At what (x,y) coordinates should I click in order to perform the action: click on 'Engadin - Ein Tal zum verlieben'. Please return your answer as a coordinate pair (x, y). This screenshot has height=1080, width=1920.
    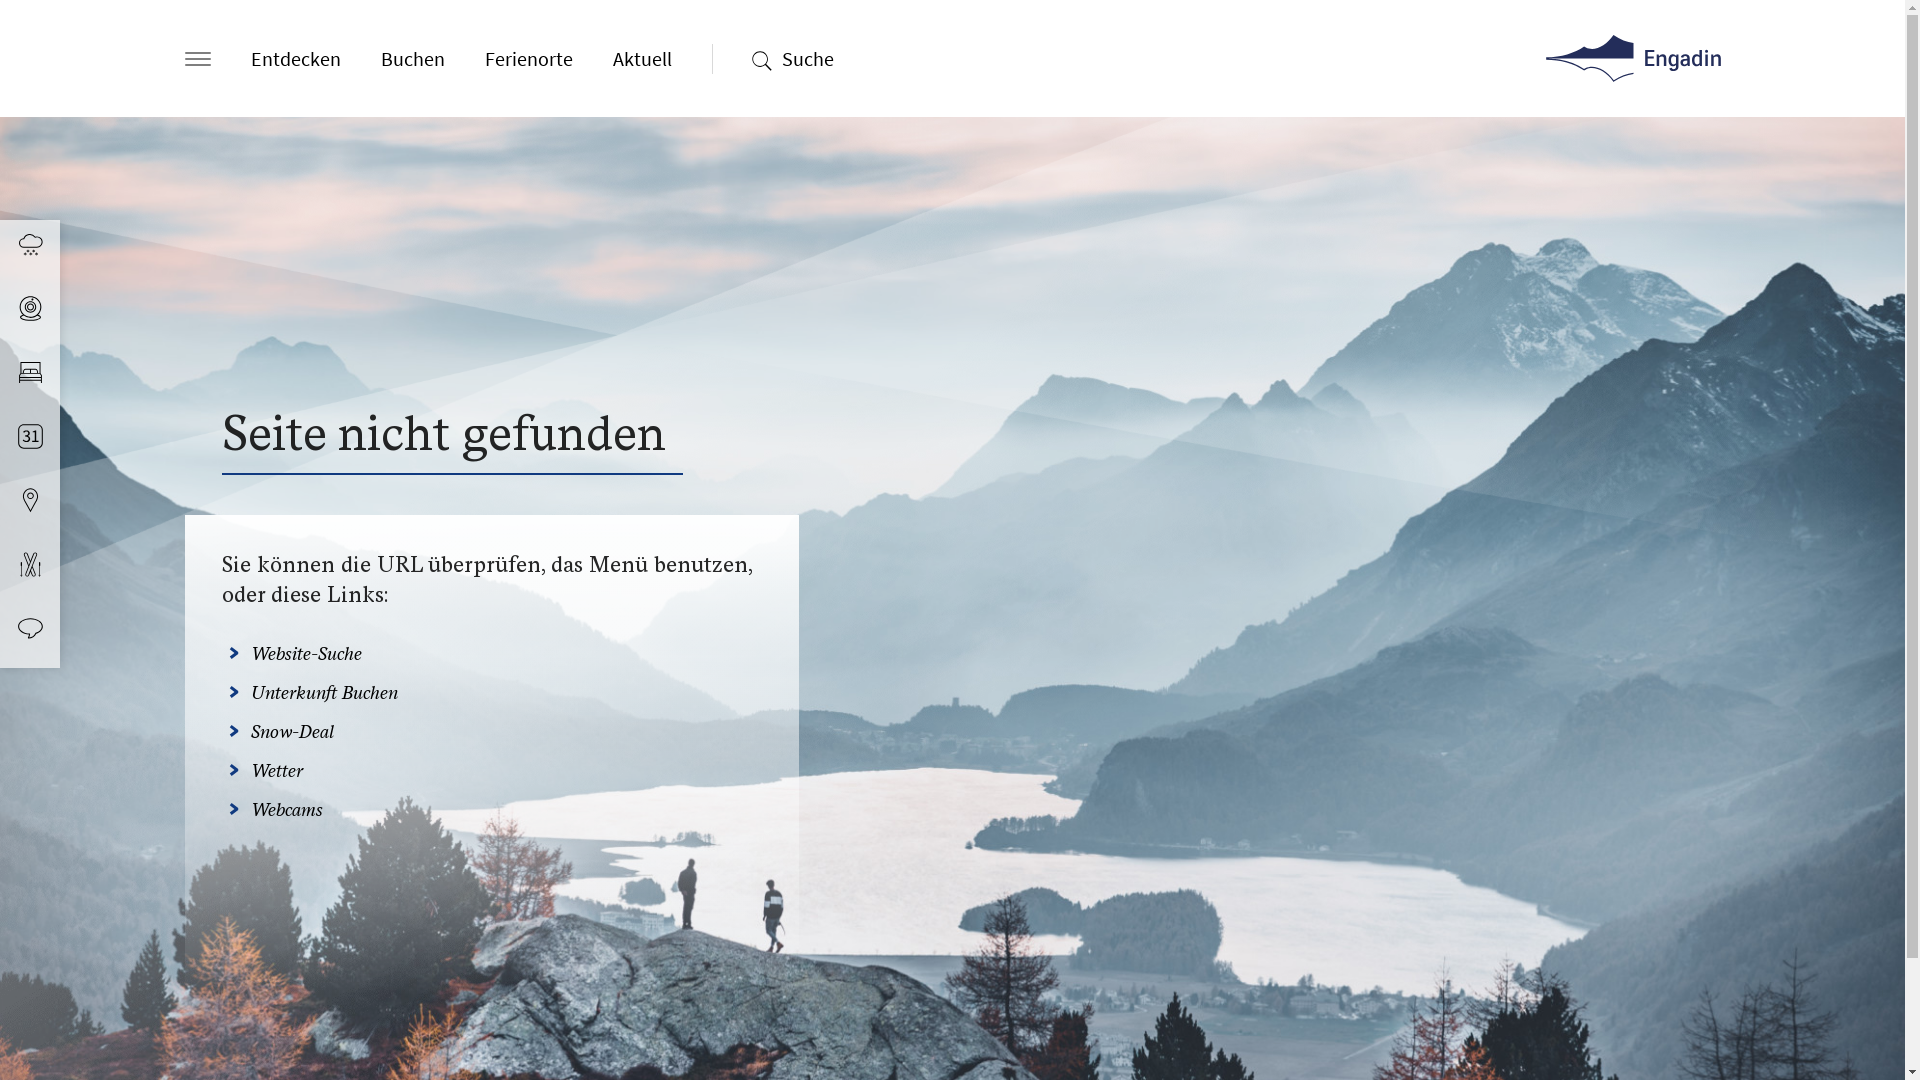
    Looking at the image, I should click on (1633, 57).